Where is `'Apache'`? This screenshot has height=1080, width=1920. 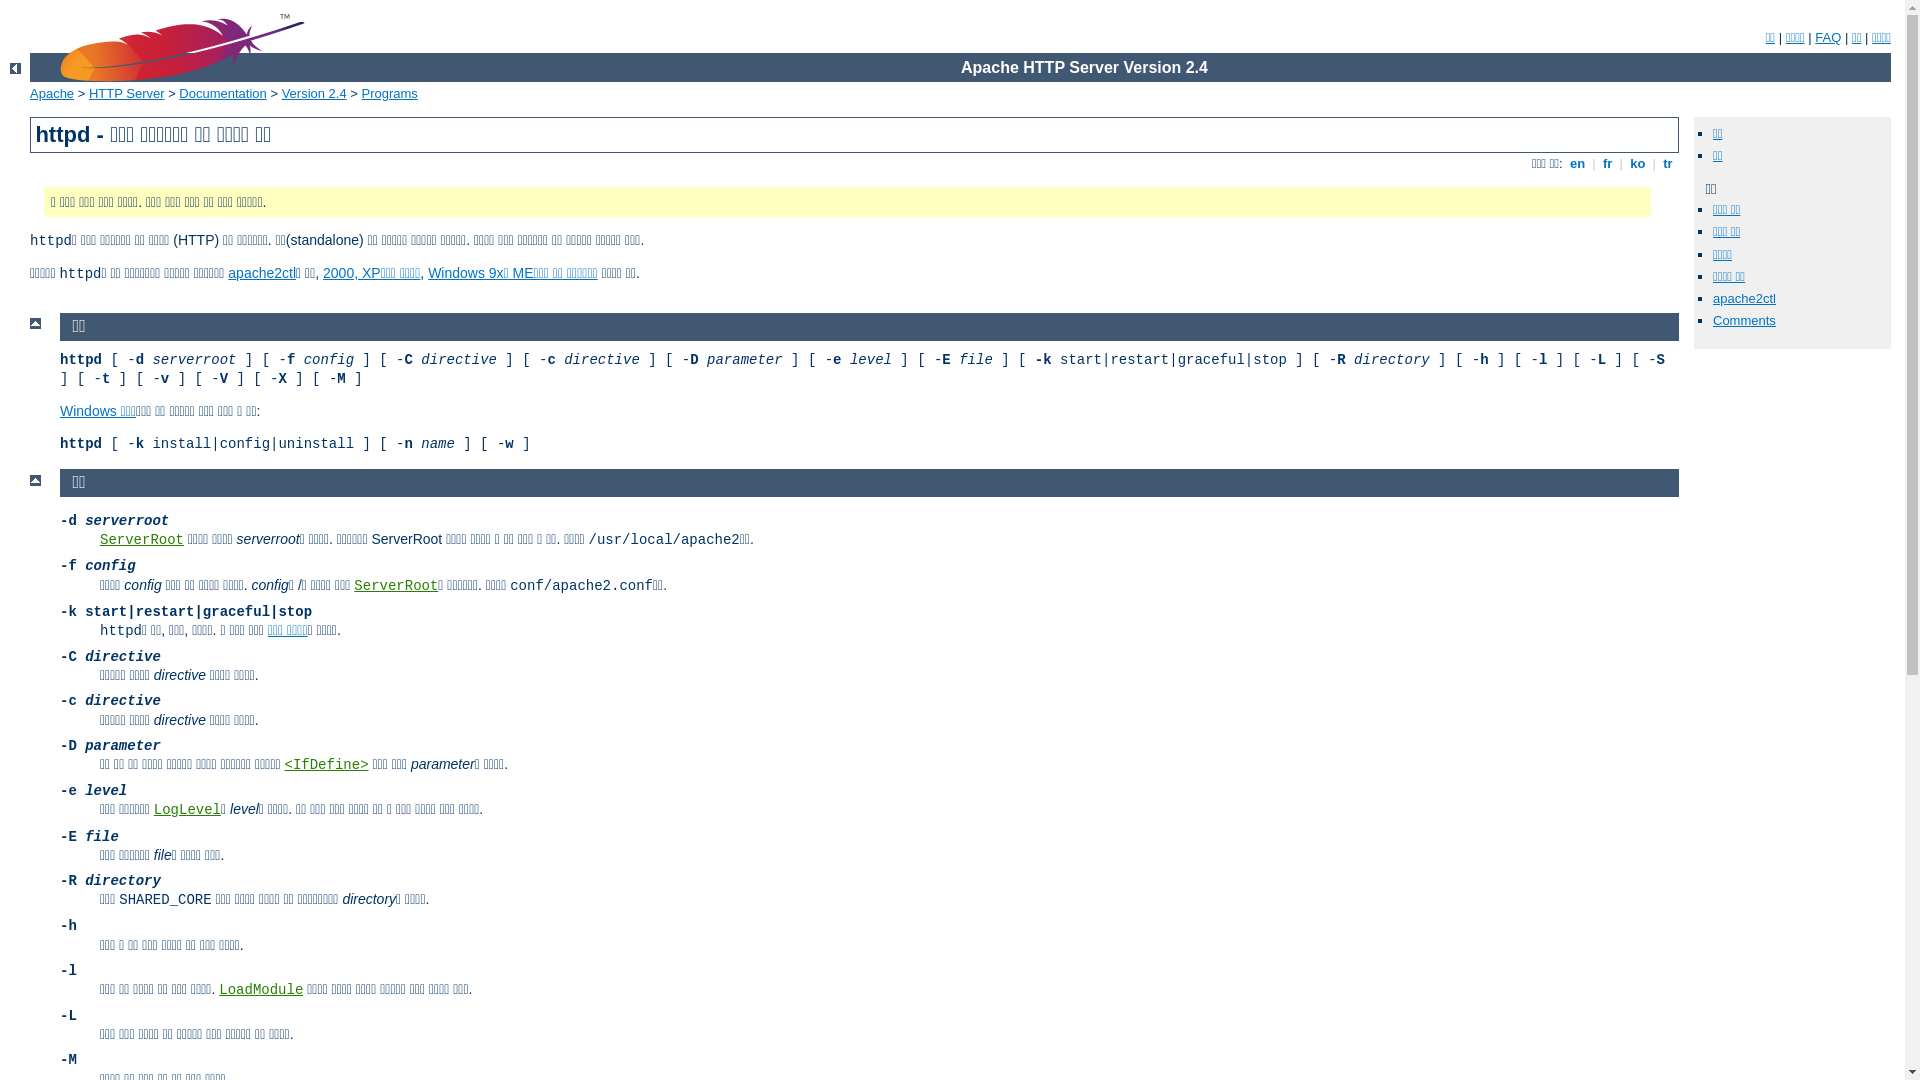 'Apache' is located at coordinates (29, 93).